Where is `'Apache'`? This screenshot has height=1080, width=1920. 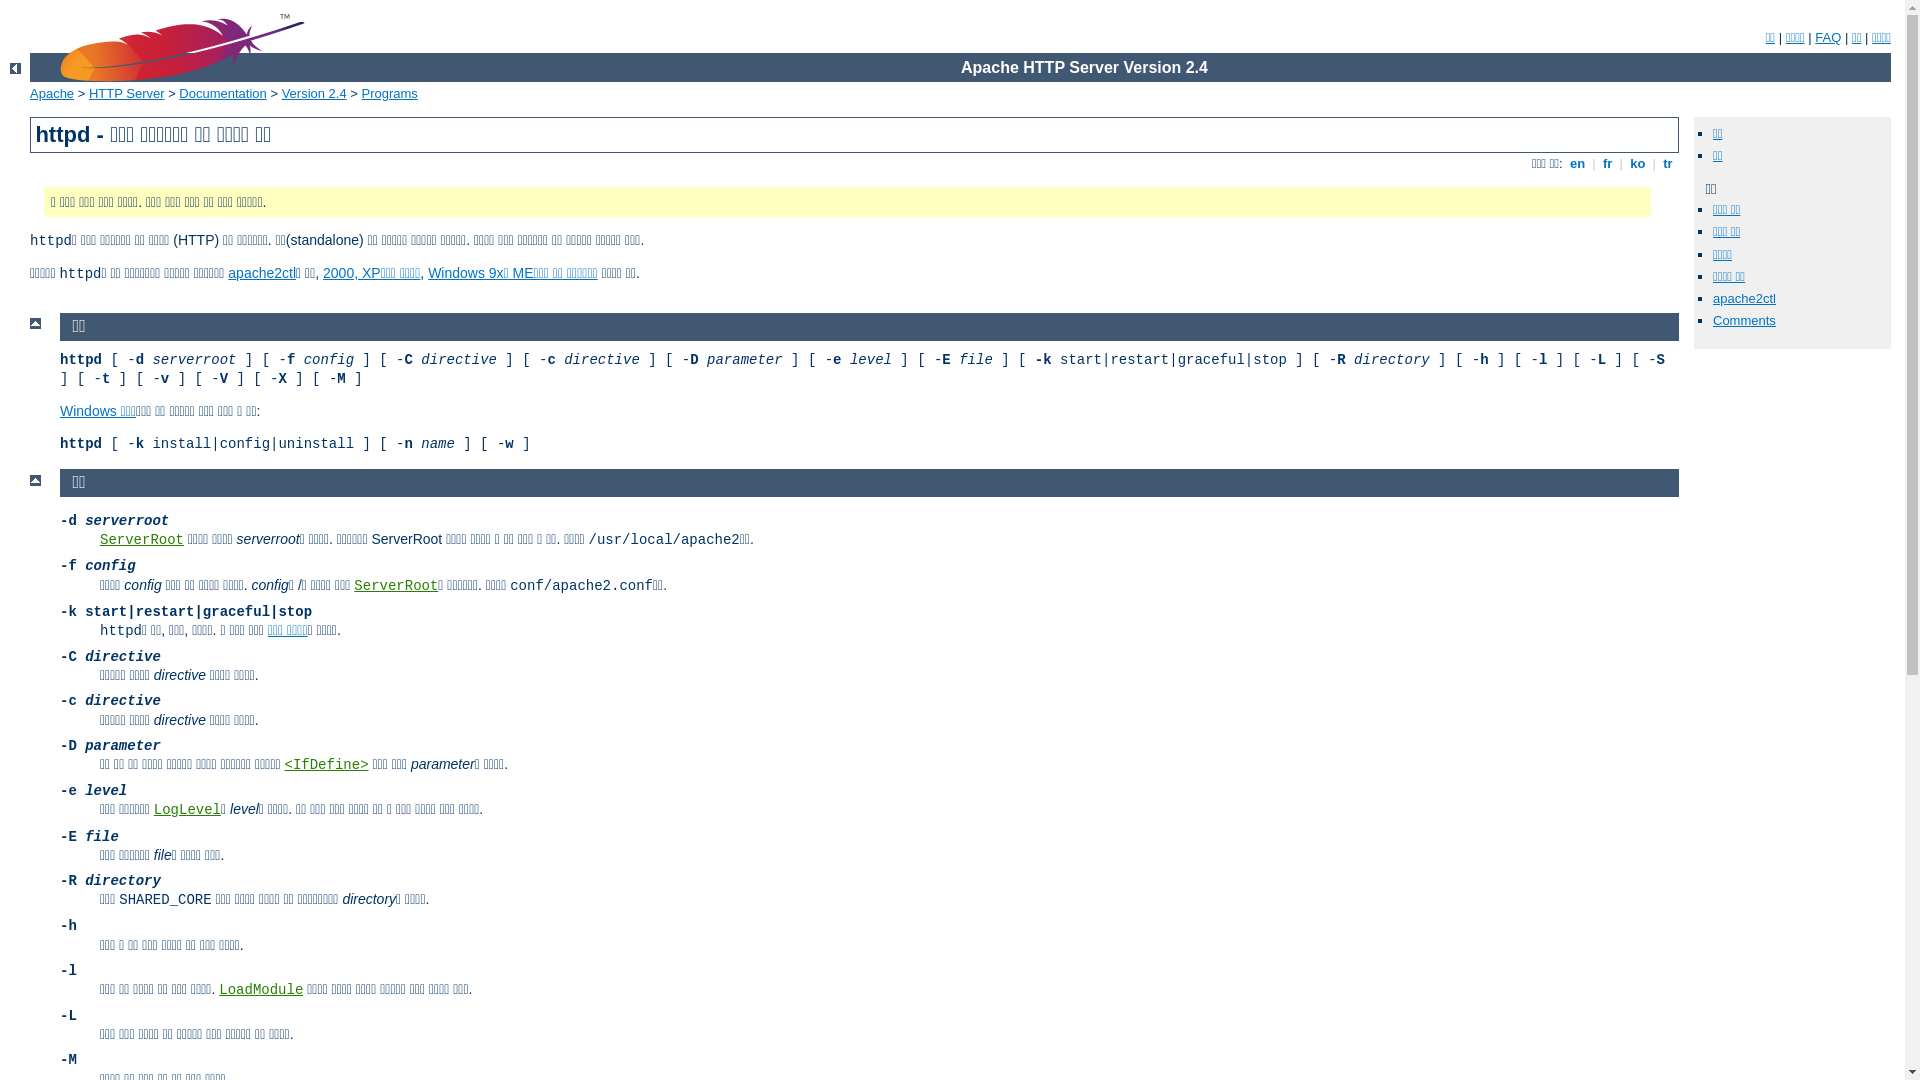 'Apache' is located at coordinates (29, 93).